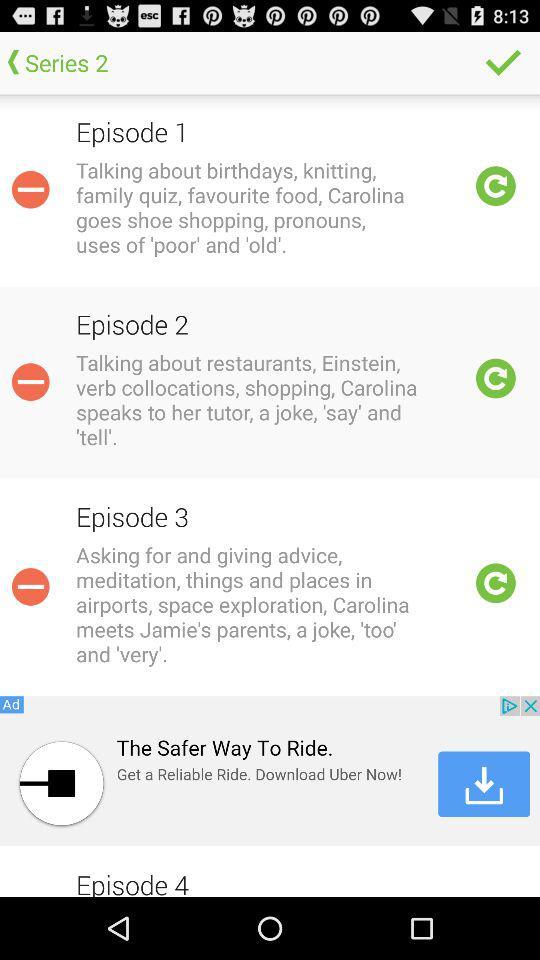 This screenshot has height=960, width=540. I want to click on refresh, so click(495, 583).